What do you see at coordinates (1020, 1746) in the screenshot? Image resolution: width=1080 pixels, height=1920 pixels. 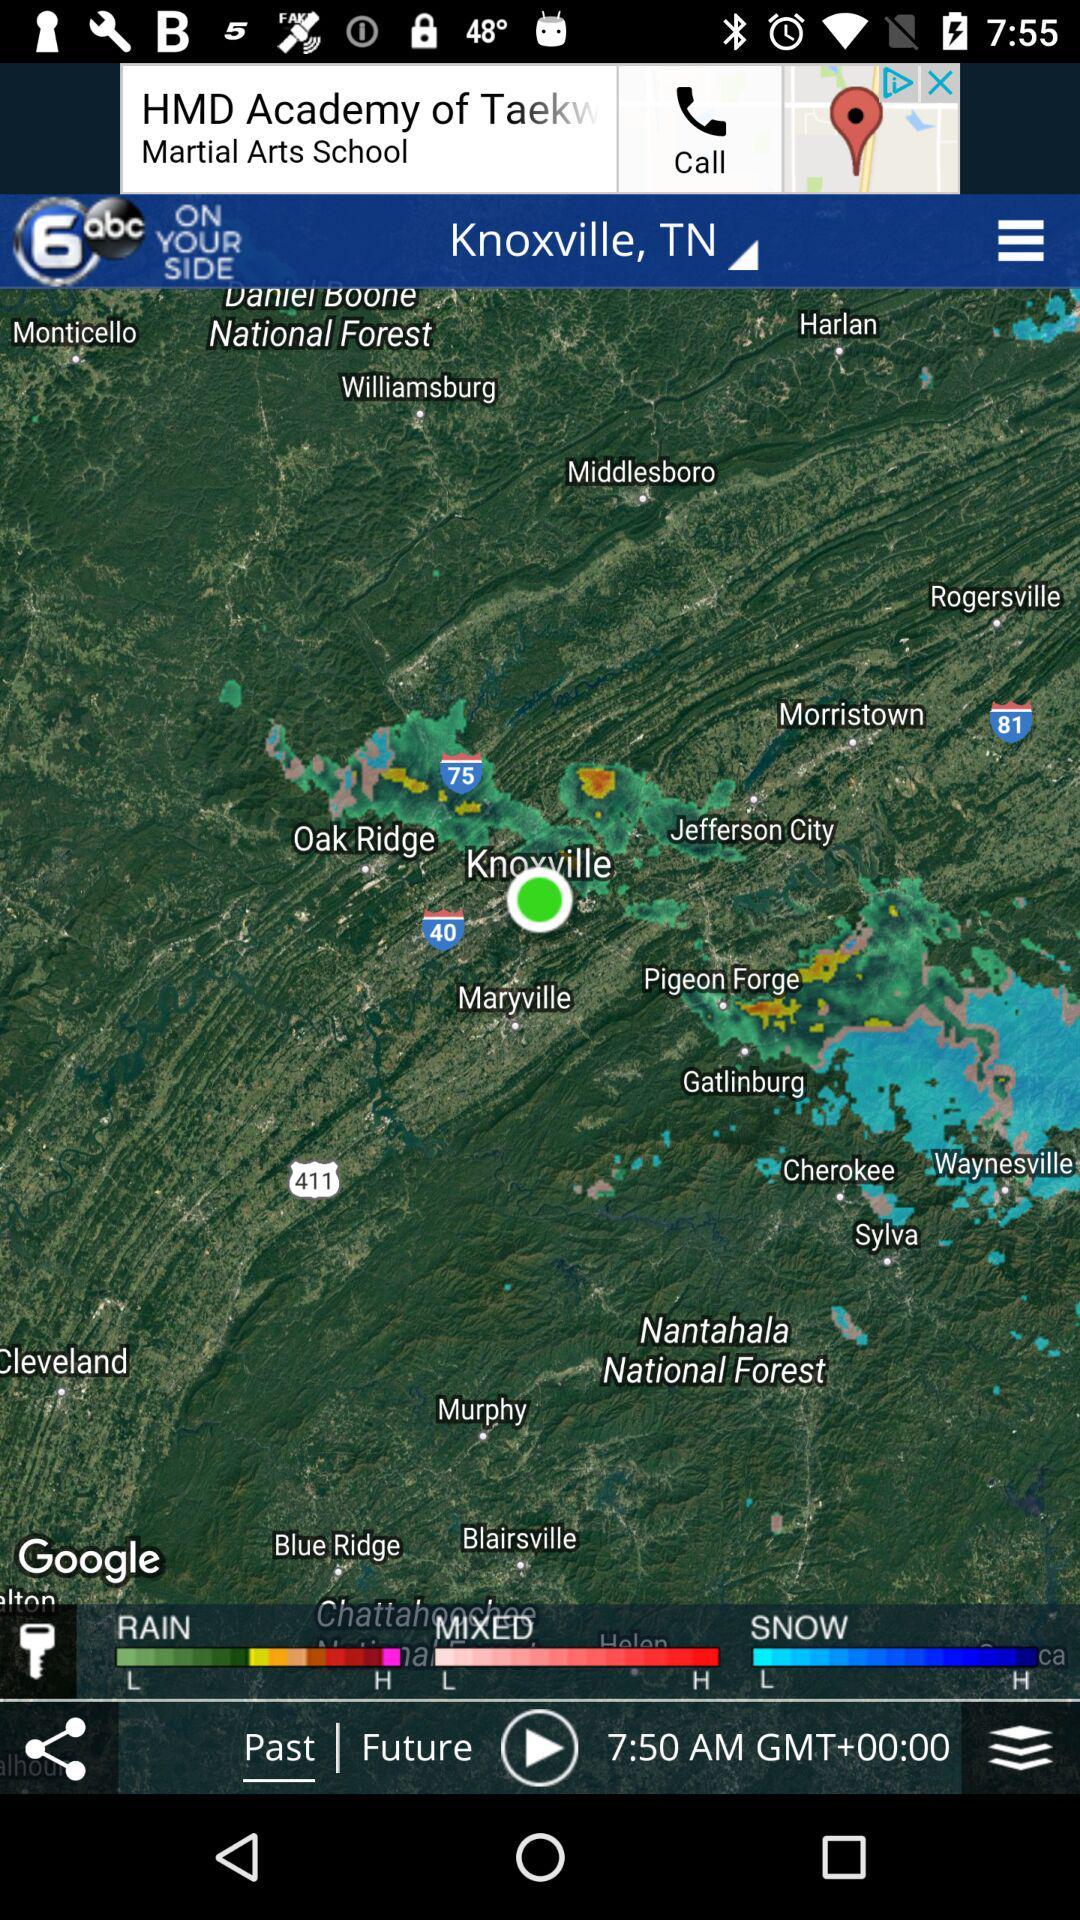 I see `the icon next to the 7 50 am` at bounding box center [1020, 1746].